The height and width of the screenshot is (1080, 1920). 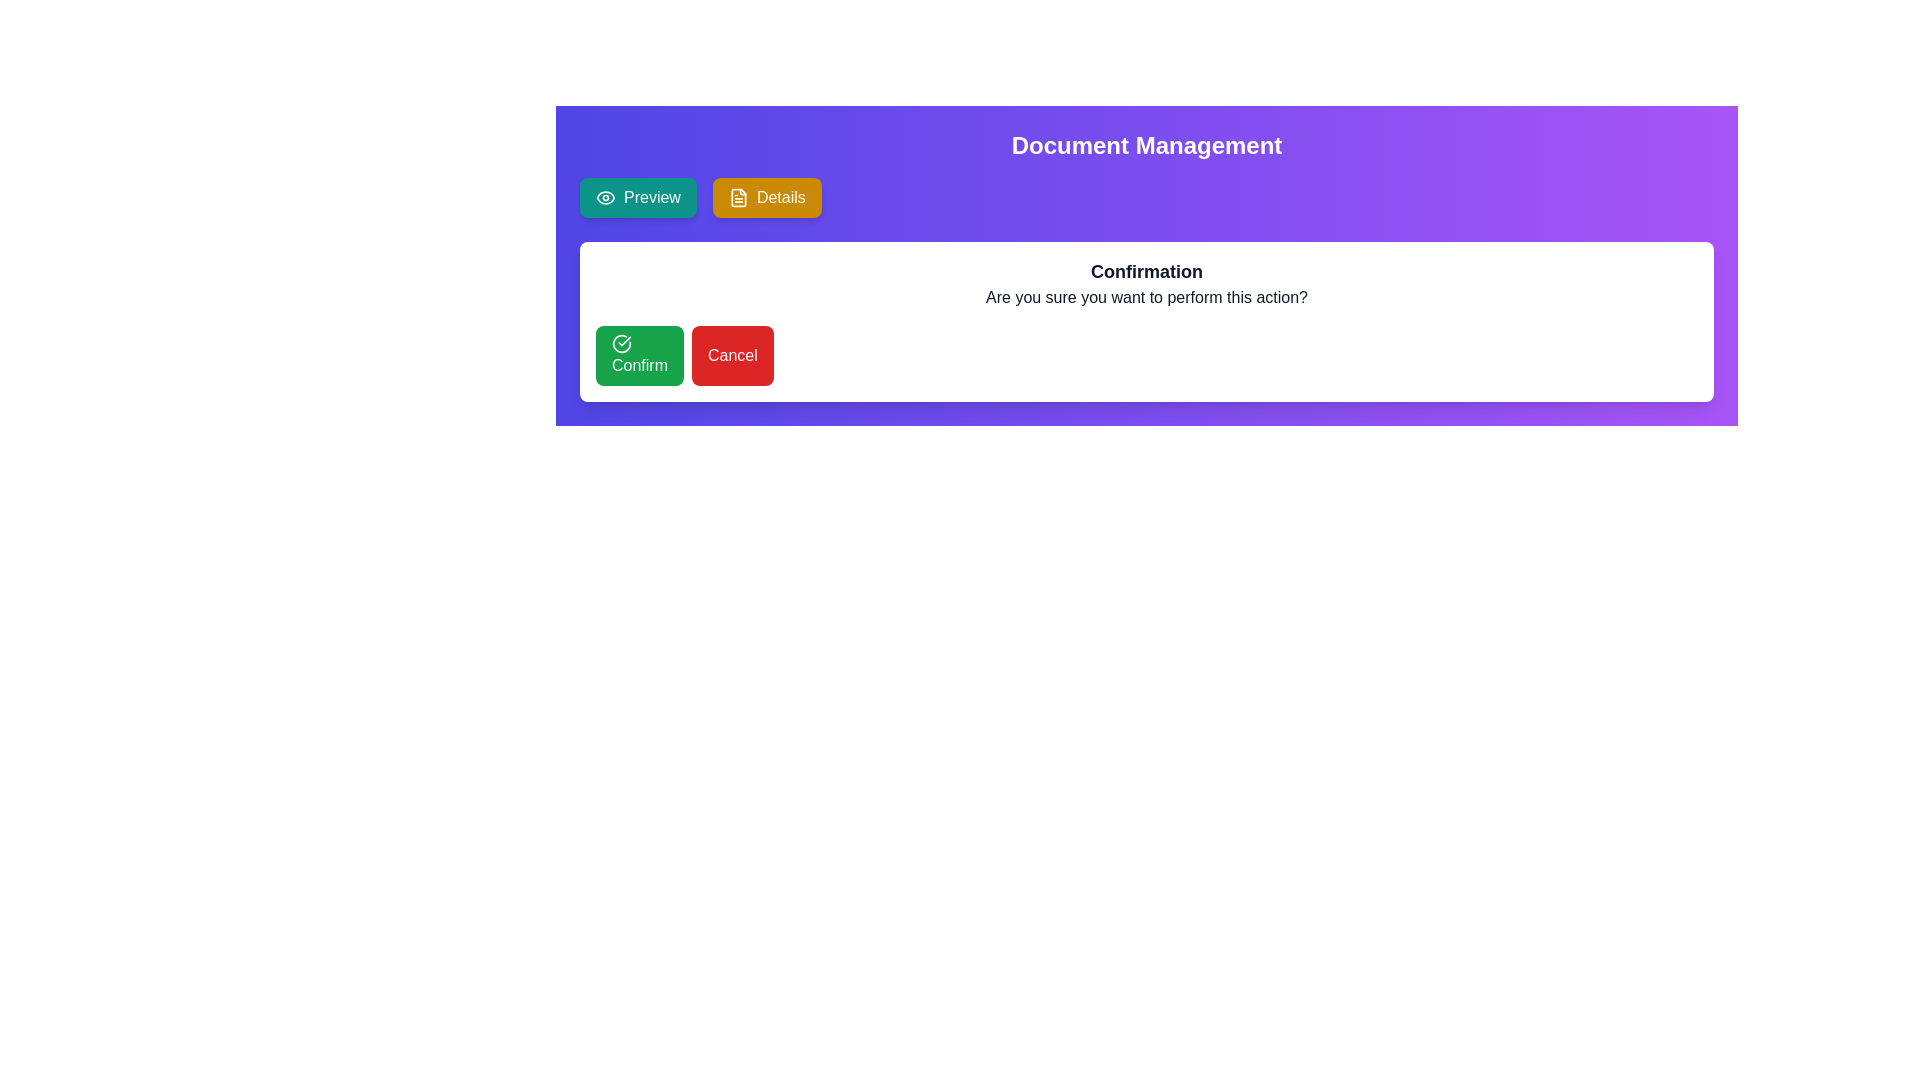 I want to click on the confirm button located on the left side of a two-button group in the lower-center part of the main content area to finalize the user action, so click(x=638, y=354).